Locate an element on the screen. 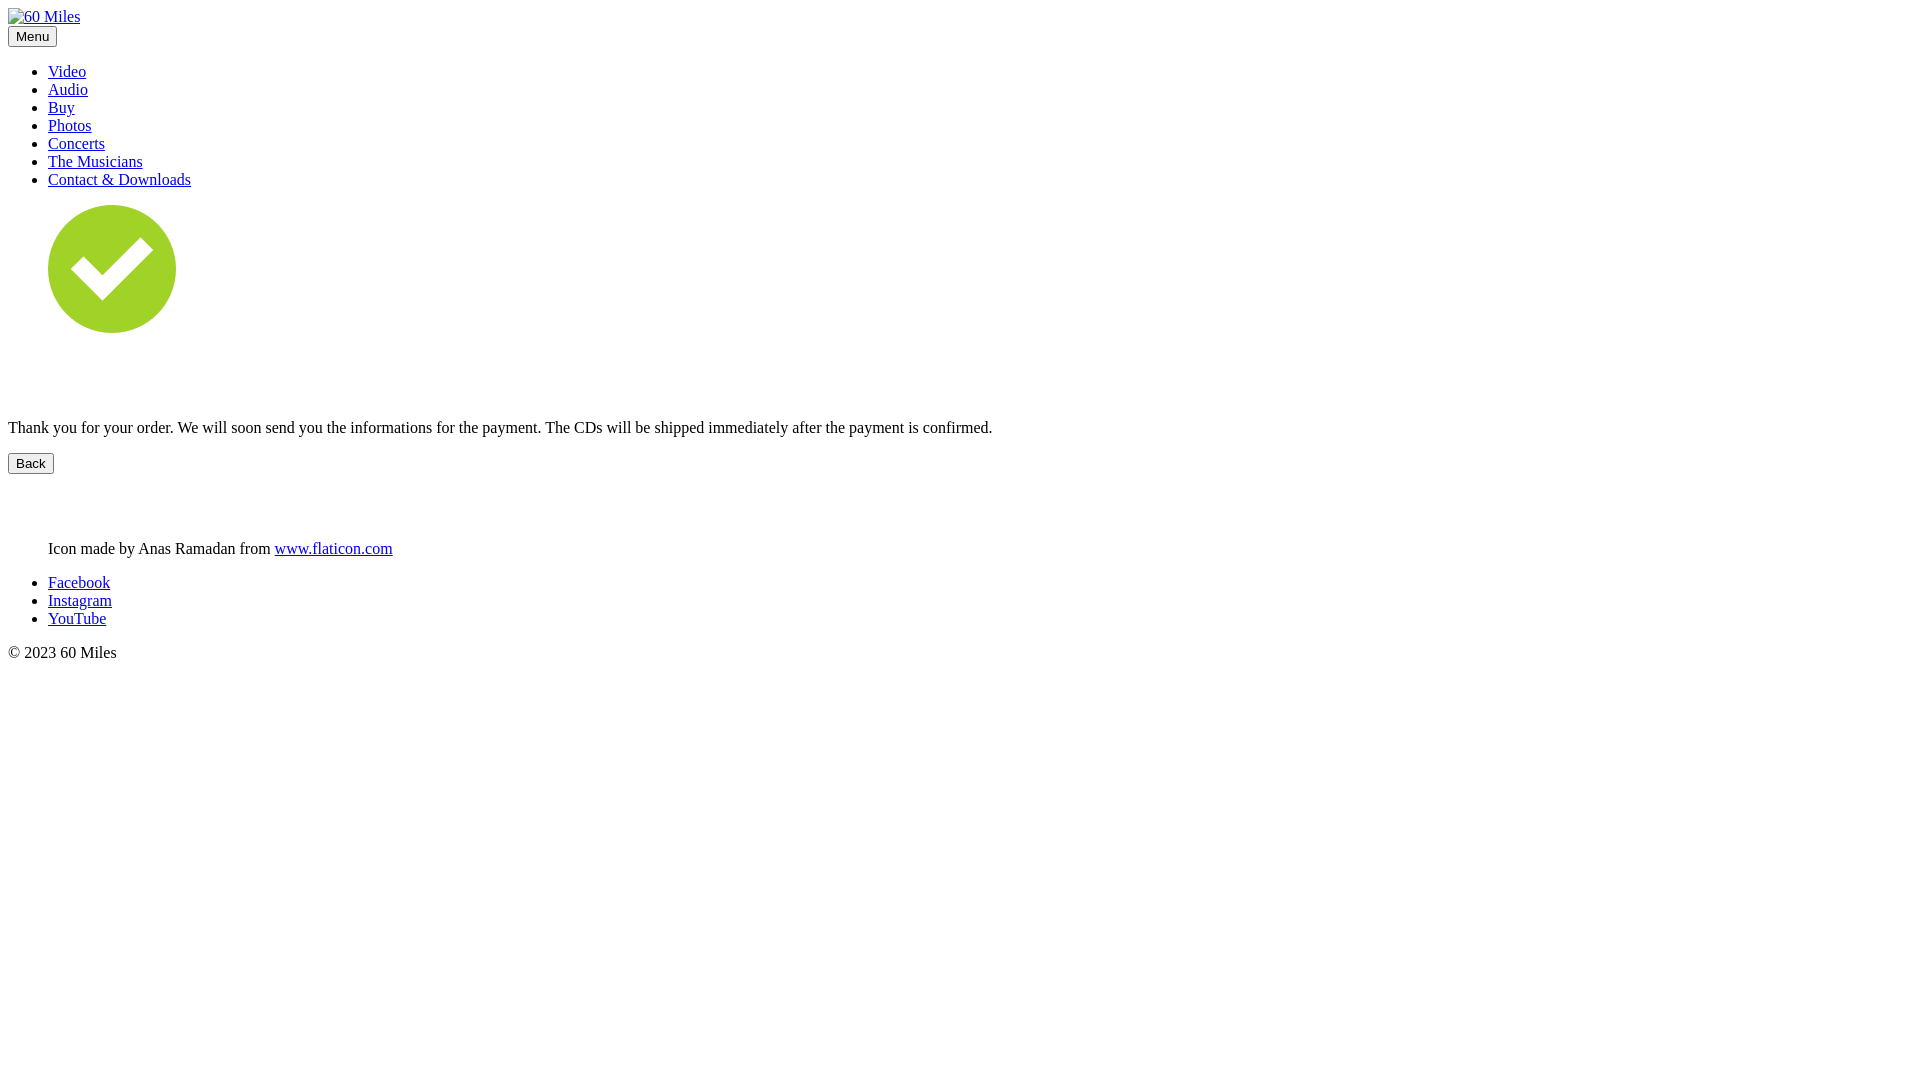 This screenshot has height=1080, width=1920. 'Menu' is located at coordinates (8, 36).